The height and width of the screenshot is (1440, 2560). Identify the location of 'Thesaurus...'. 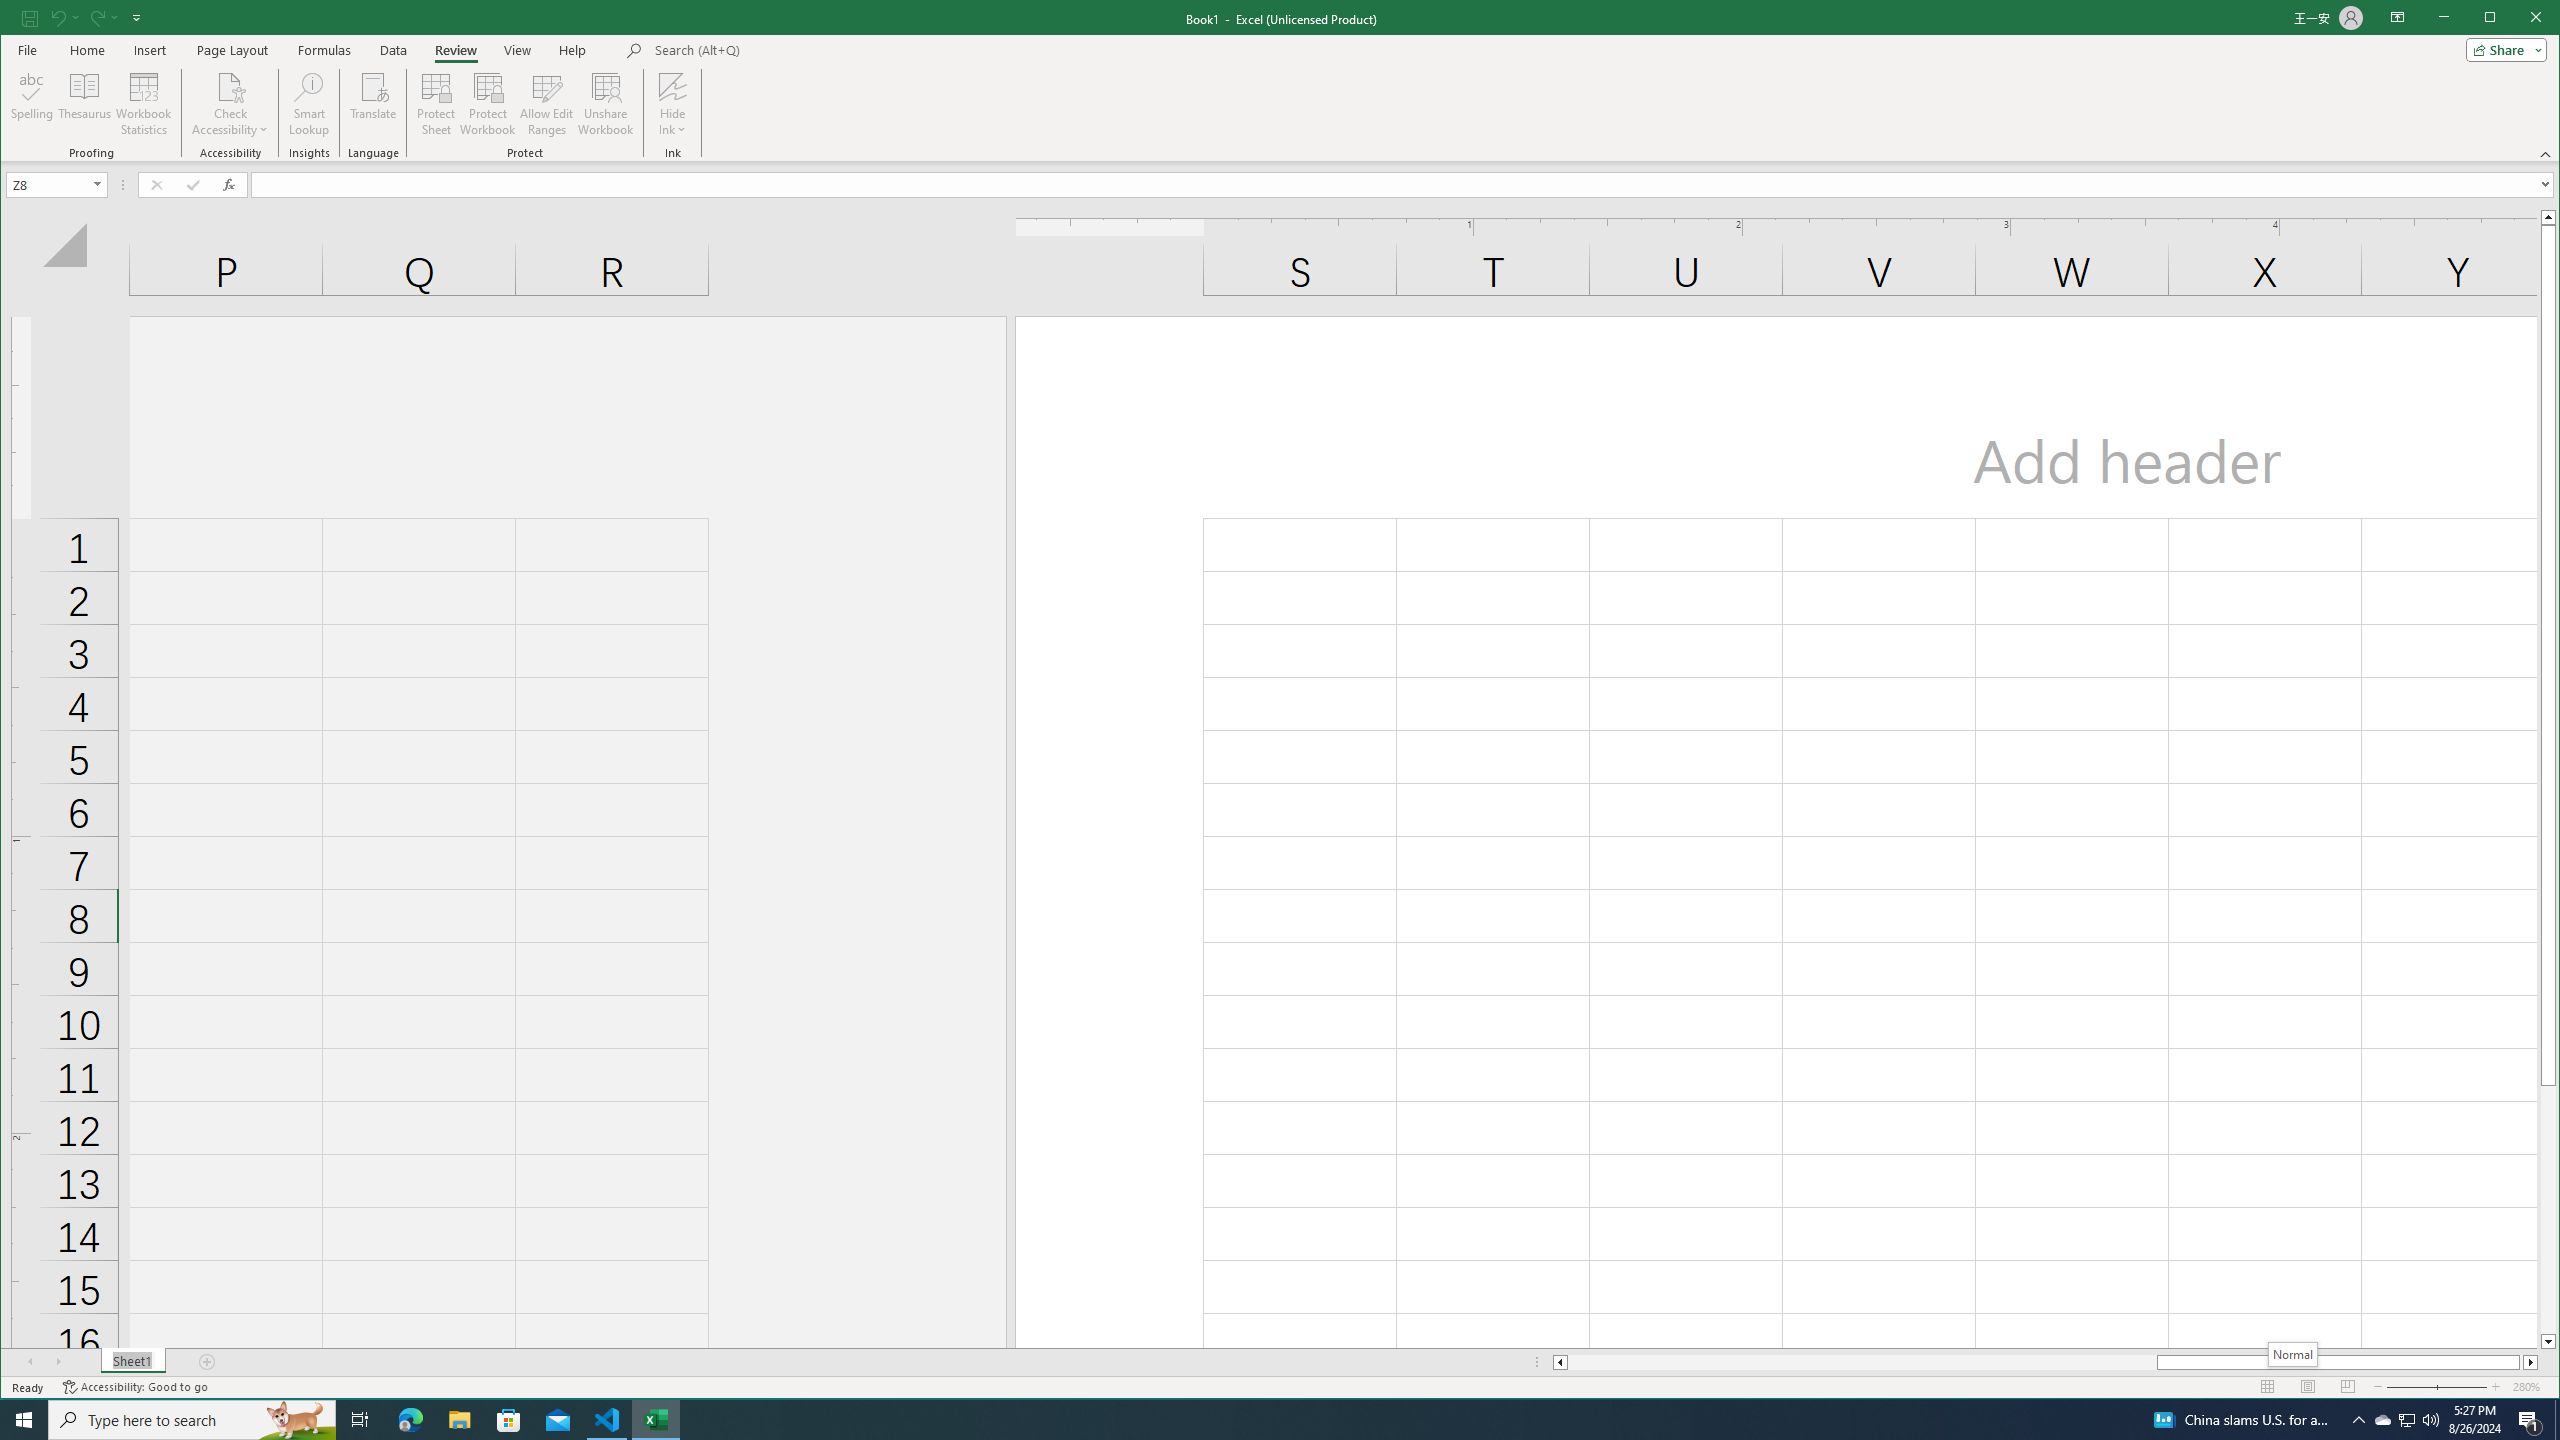
(85, 103).